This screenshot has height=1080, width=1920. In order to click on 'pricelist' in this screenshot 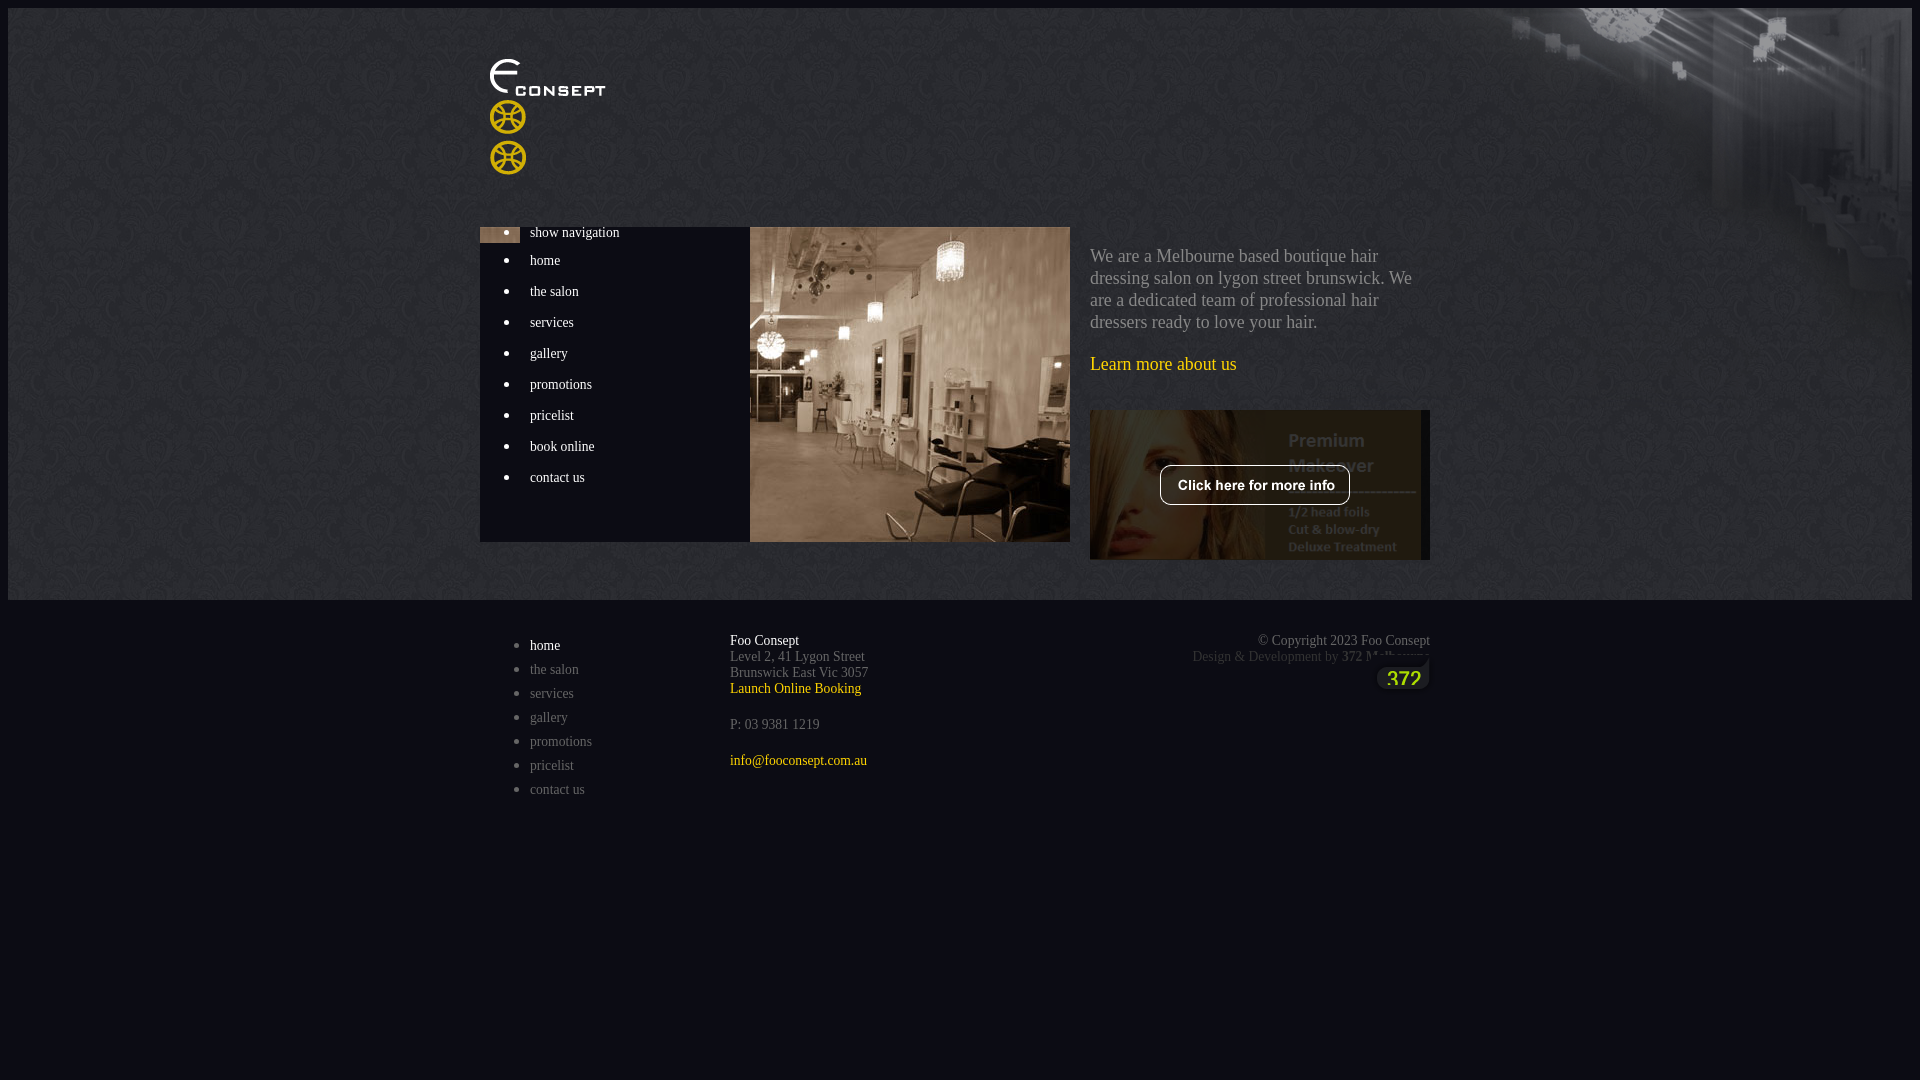, I will do `click(529, 765)`.